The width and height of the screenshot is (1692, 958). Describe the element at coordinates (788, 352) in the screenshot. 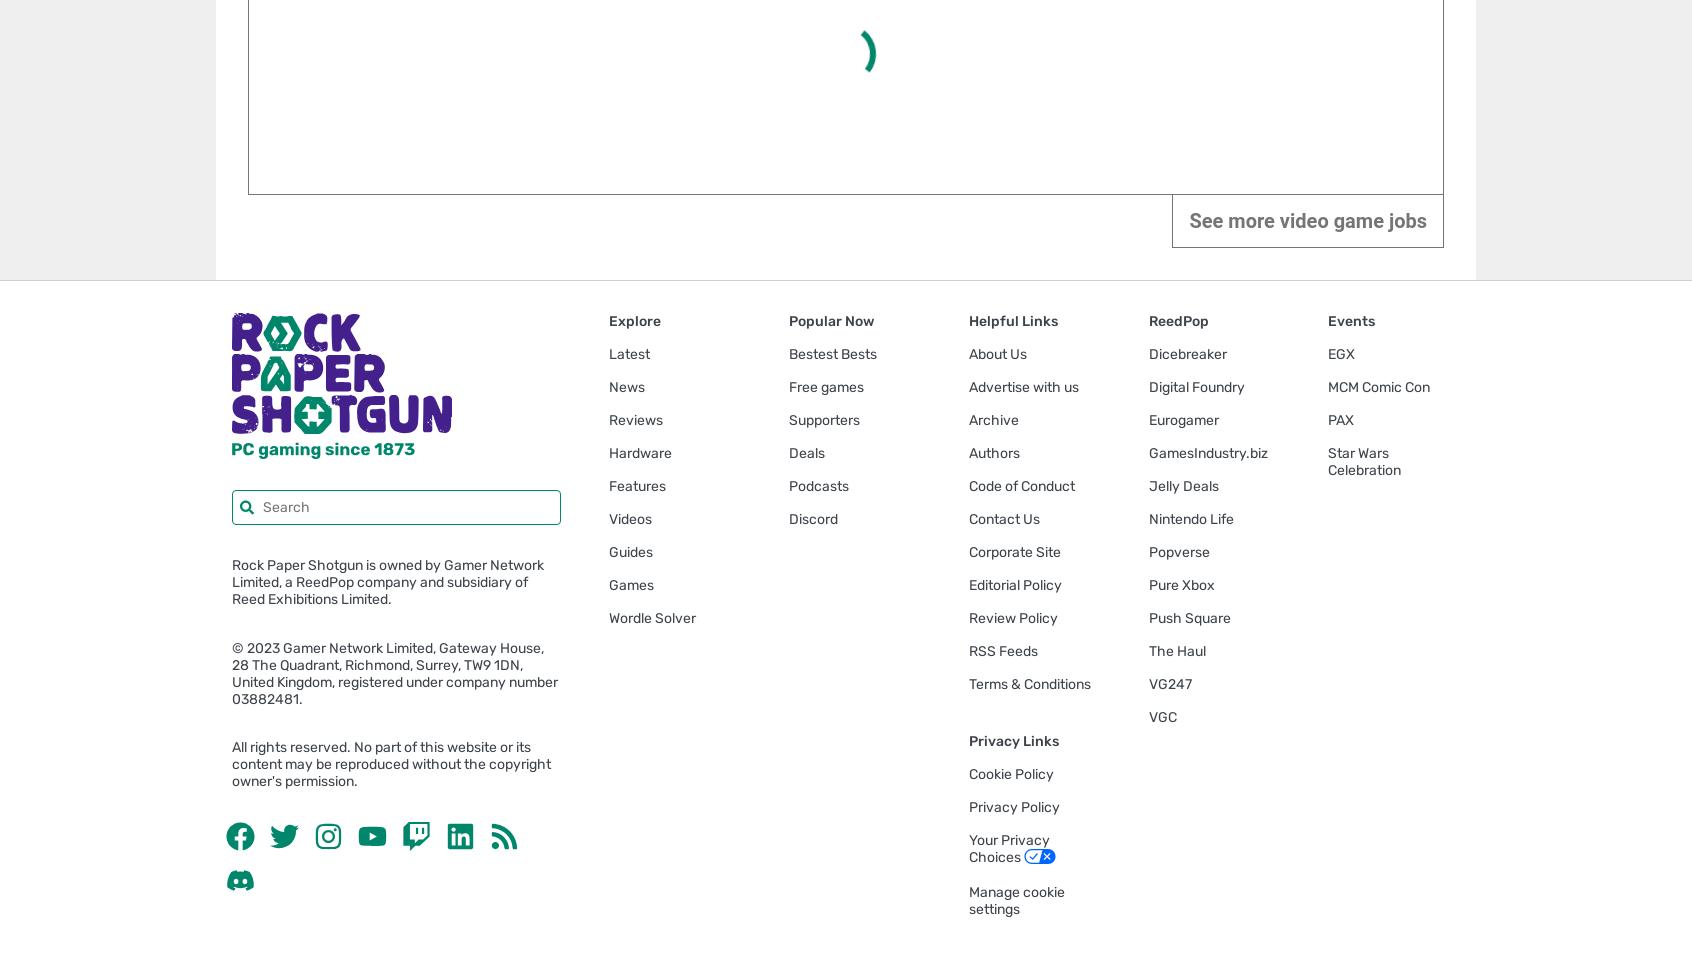

I see `'Bestest Bests'` at that location.